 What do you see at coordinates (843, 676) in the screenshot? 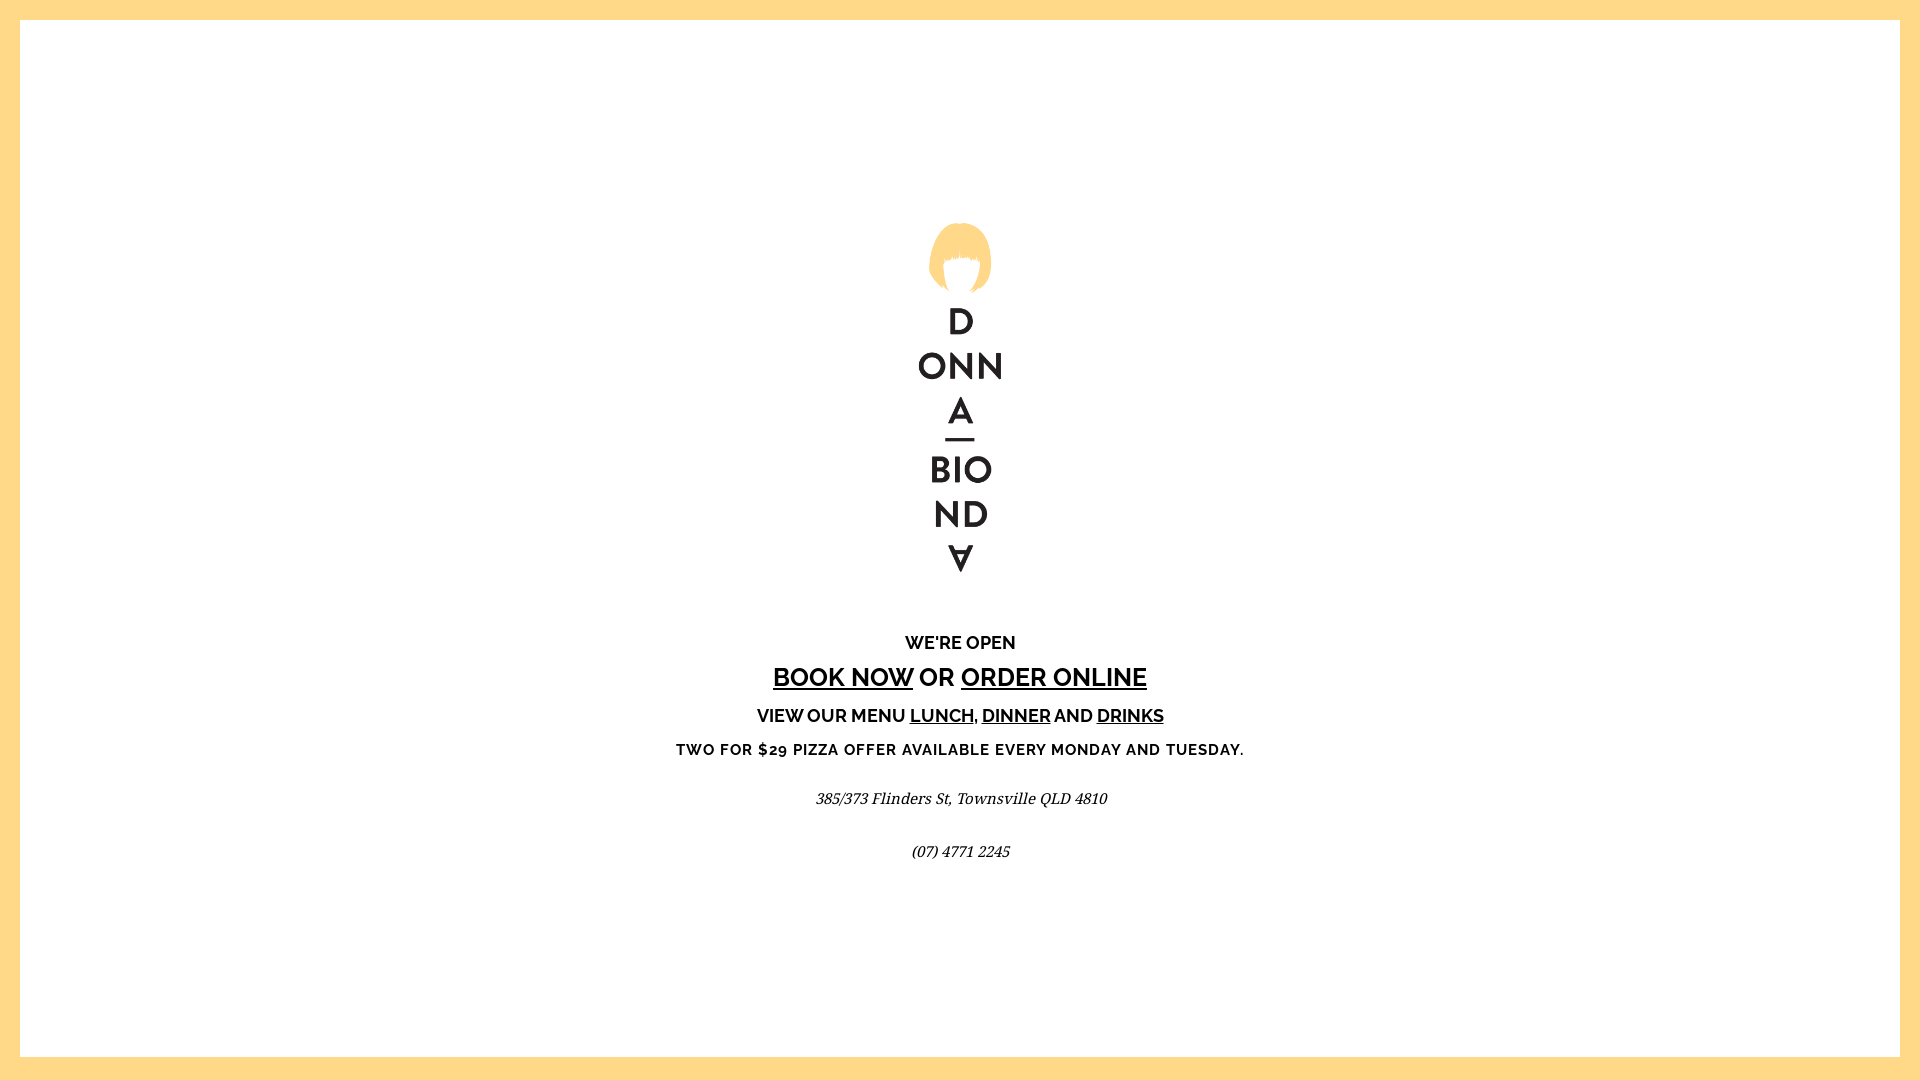
I see `'BOOK NOW'` at bounding box center [843, 676].